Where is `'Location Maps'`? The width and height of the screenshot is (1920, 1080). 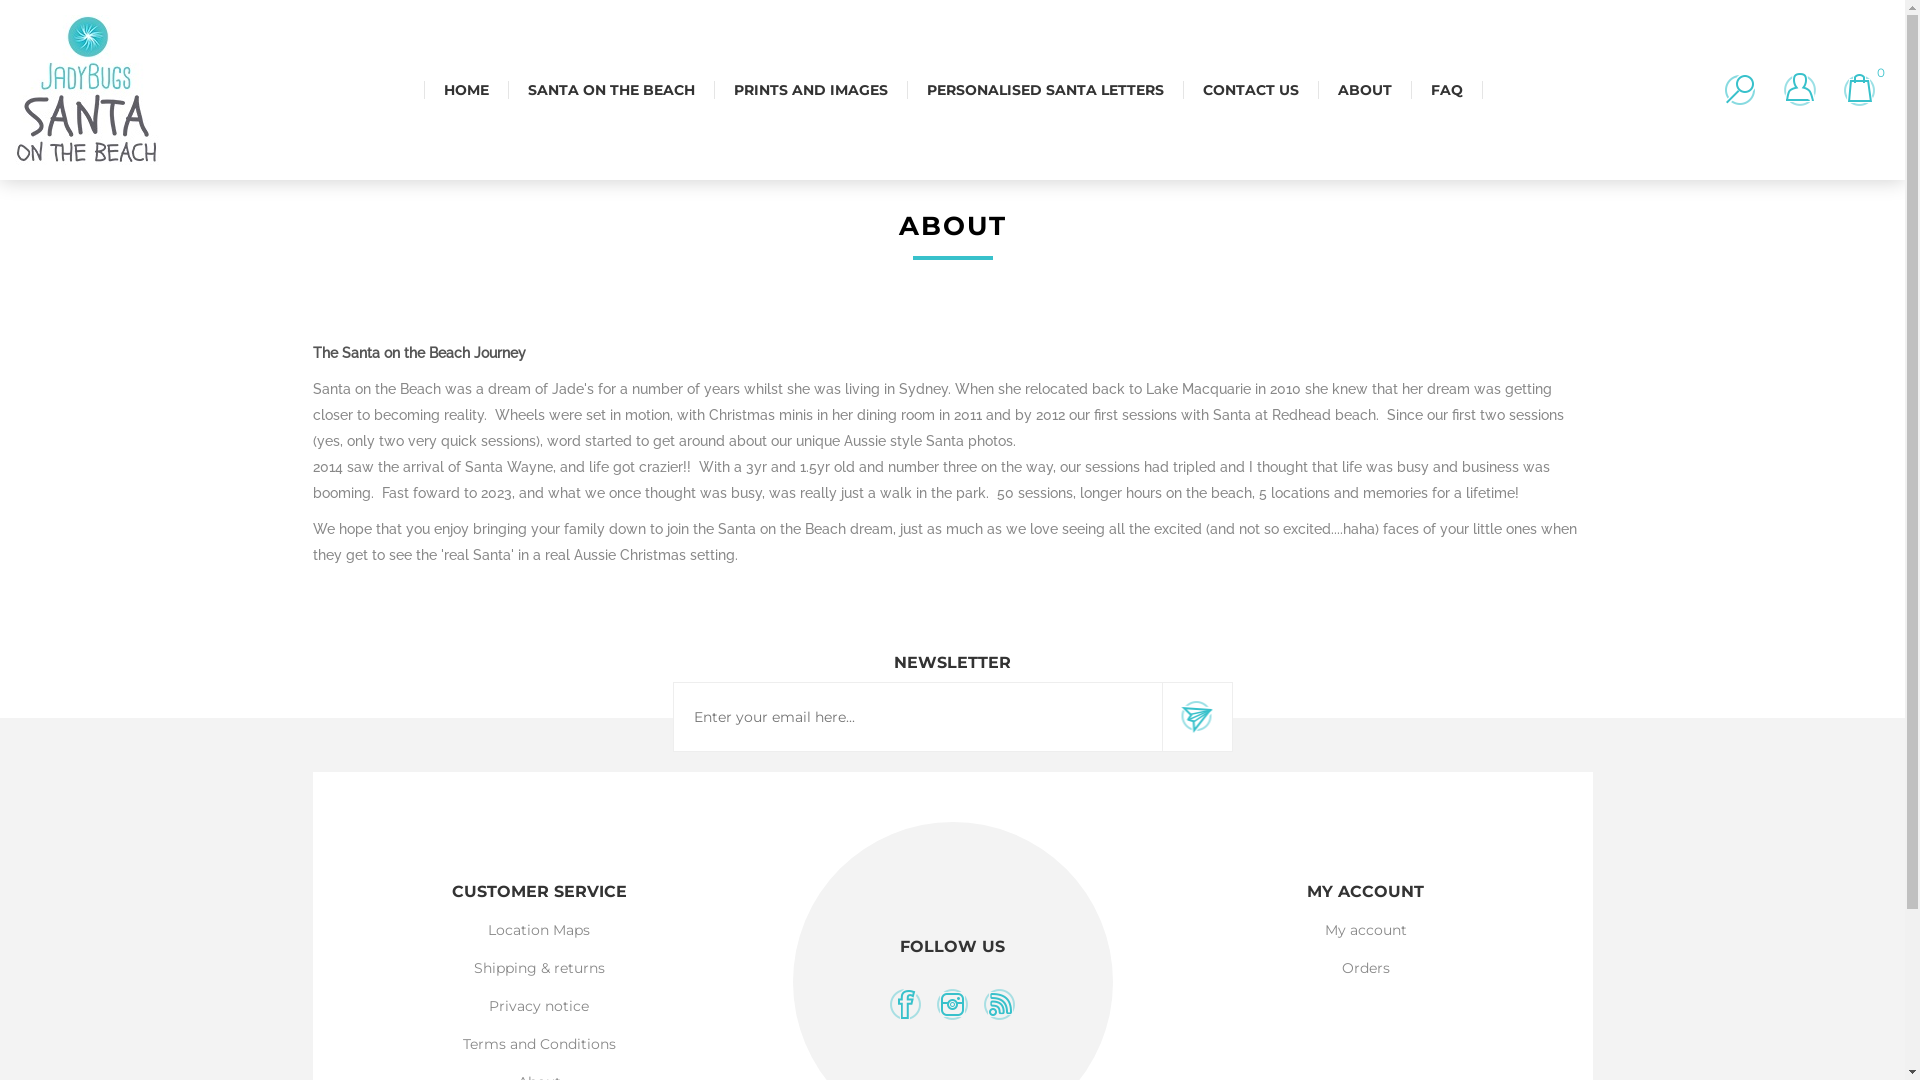 'Location Maps' is located at coordinates (538, 929).